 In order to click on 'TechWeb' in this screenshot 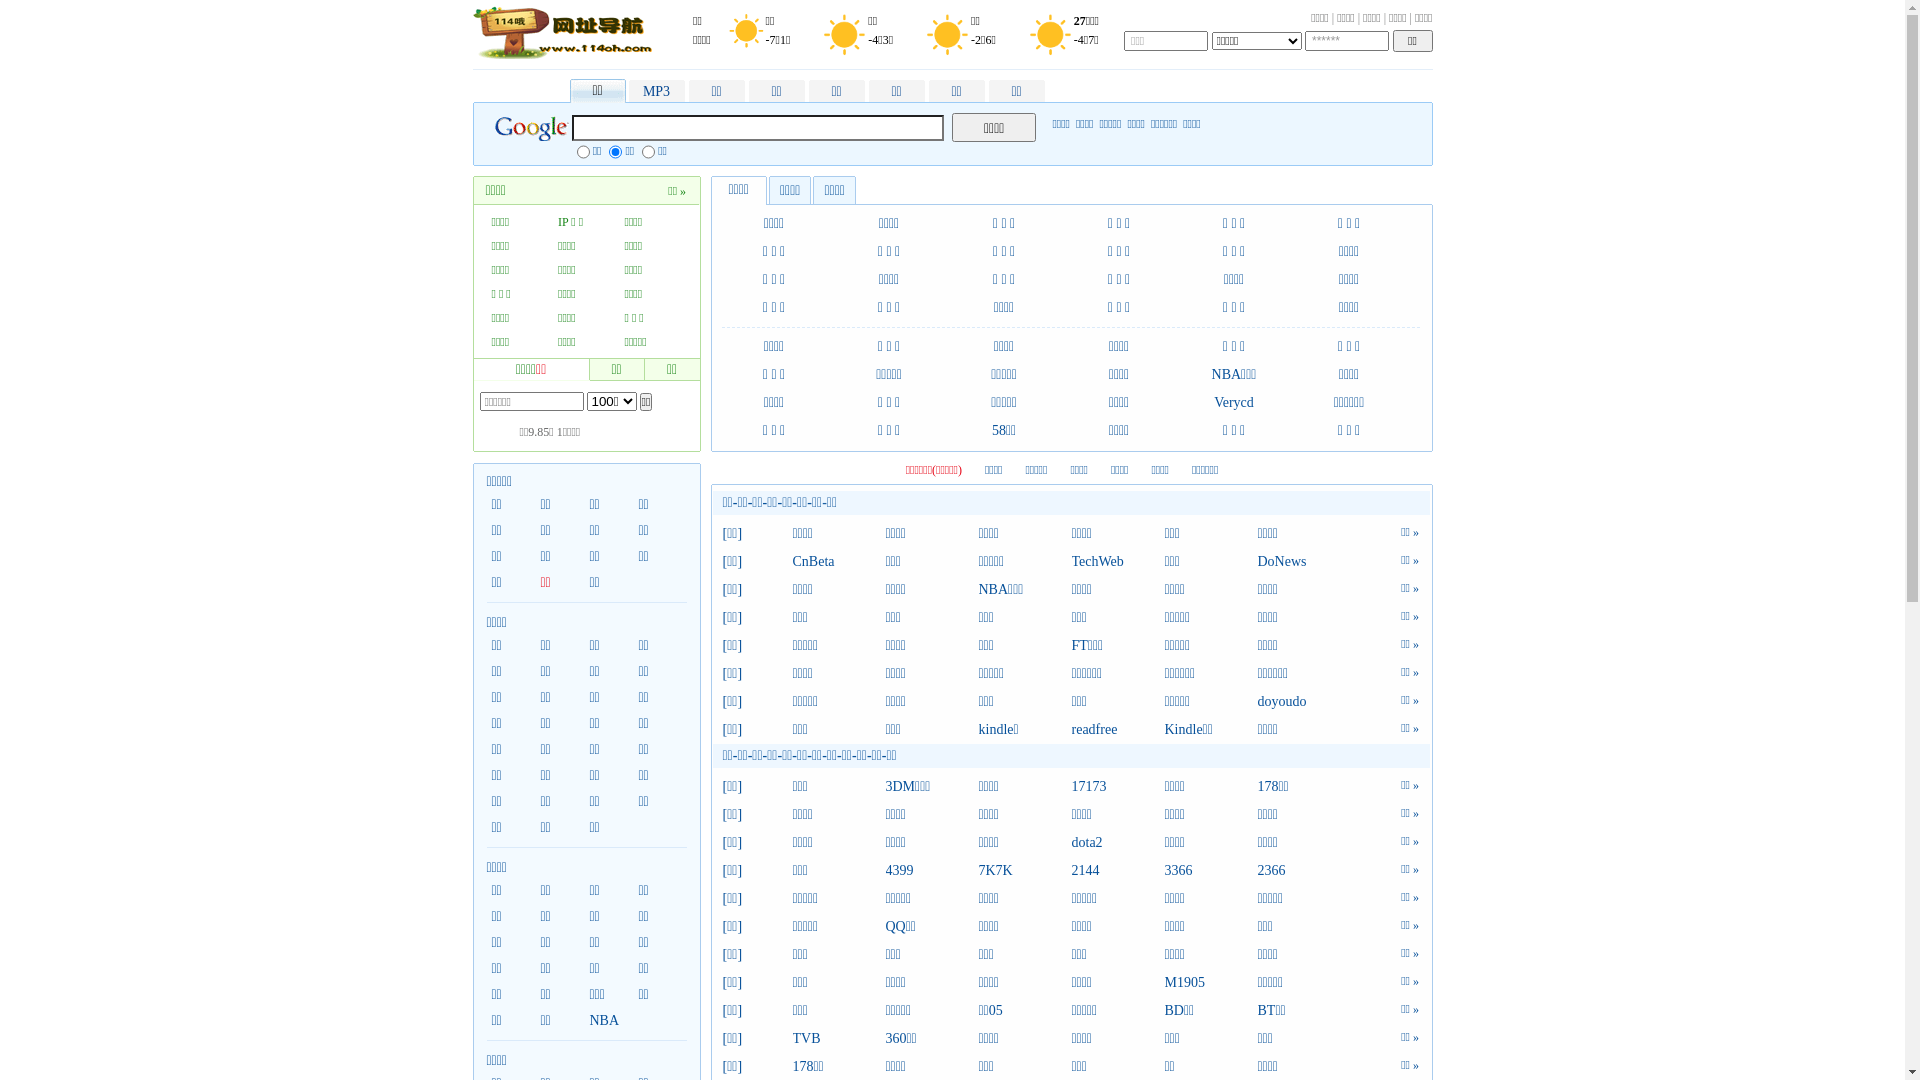, I will do `click(1117, 562)`.